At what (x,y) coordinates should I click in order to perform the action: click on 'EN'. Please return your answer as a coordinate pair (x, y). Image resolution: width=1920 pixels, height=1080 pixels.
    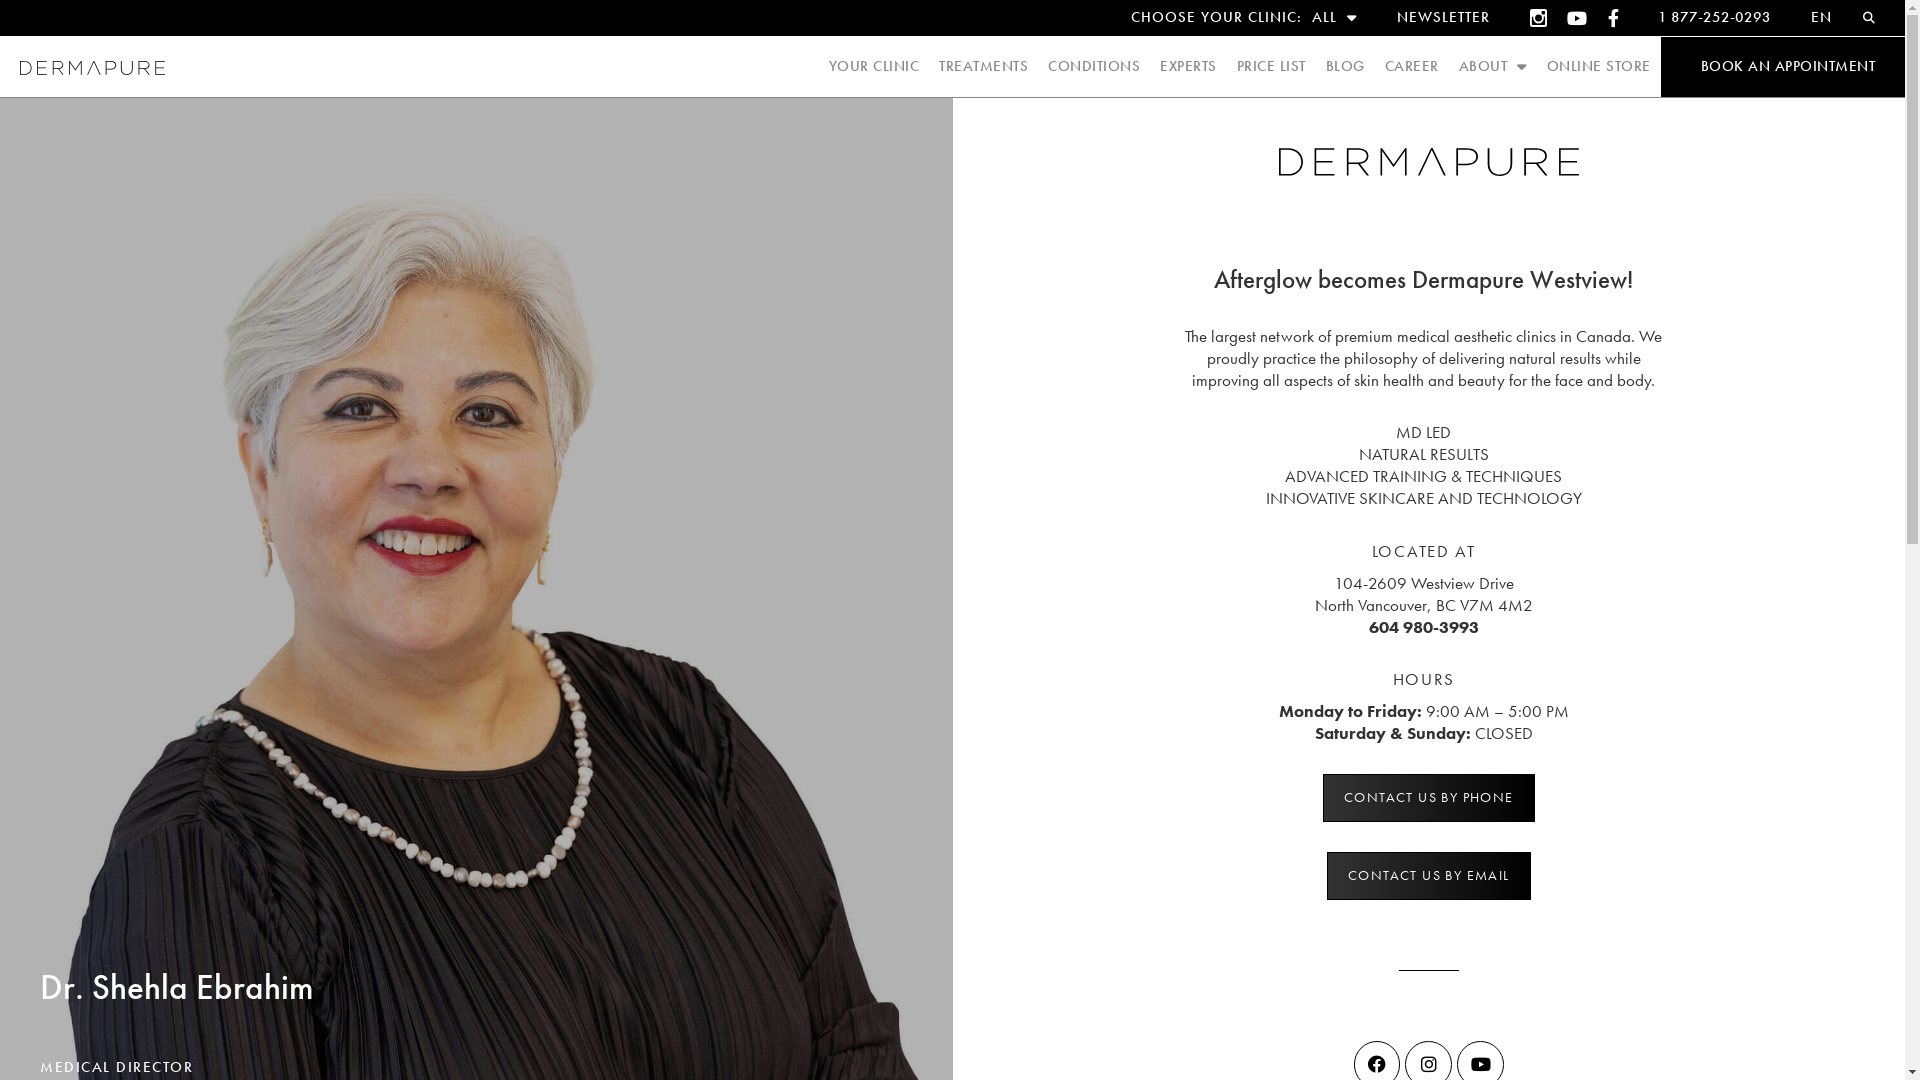
    Looking at the image, I should click on (1790, 18).